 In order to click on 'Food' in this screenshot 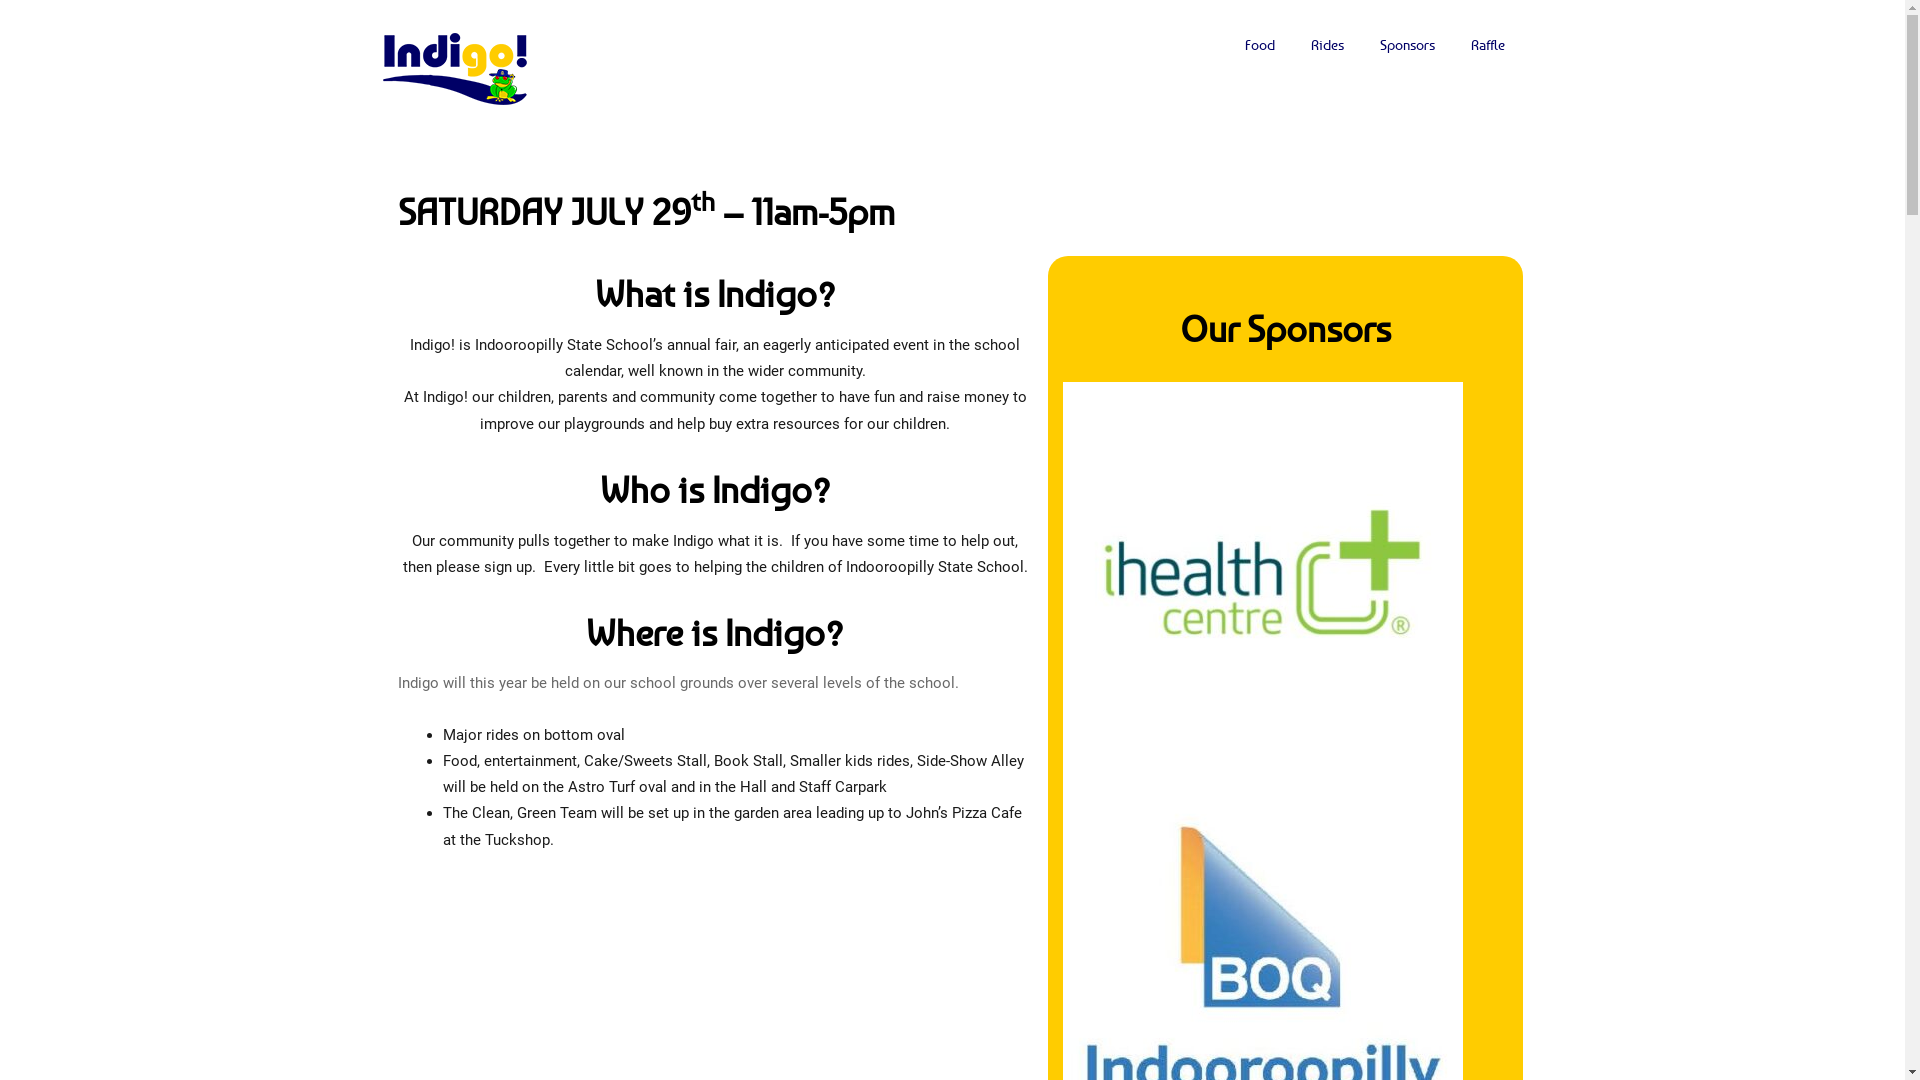, I will do `click(1257, 45)`.